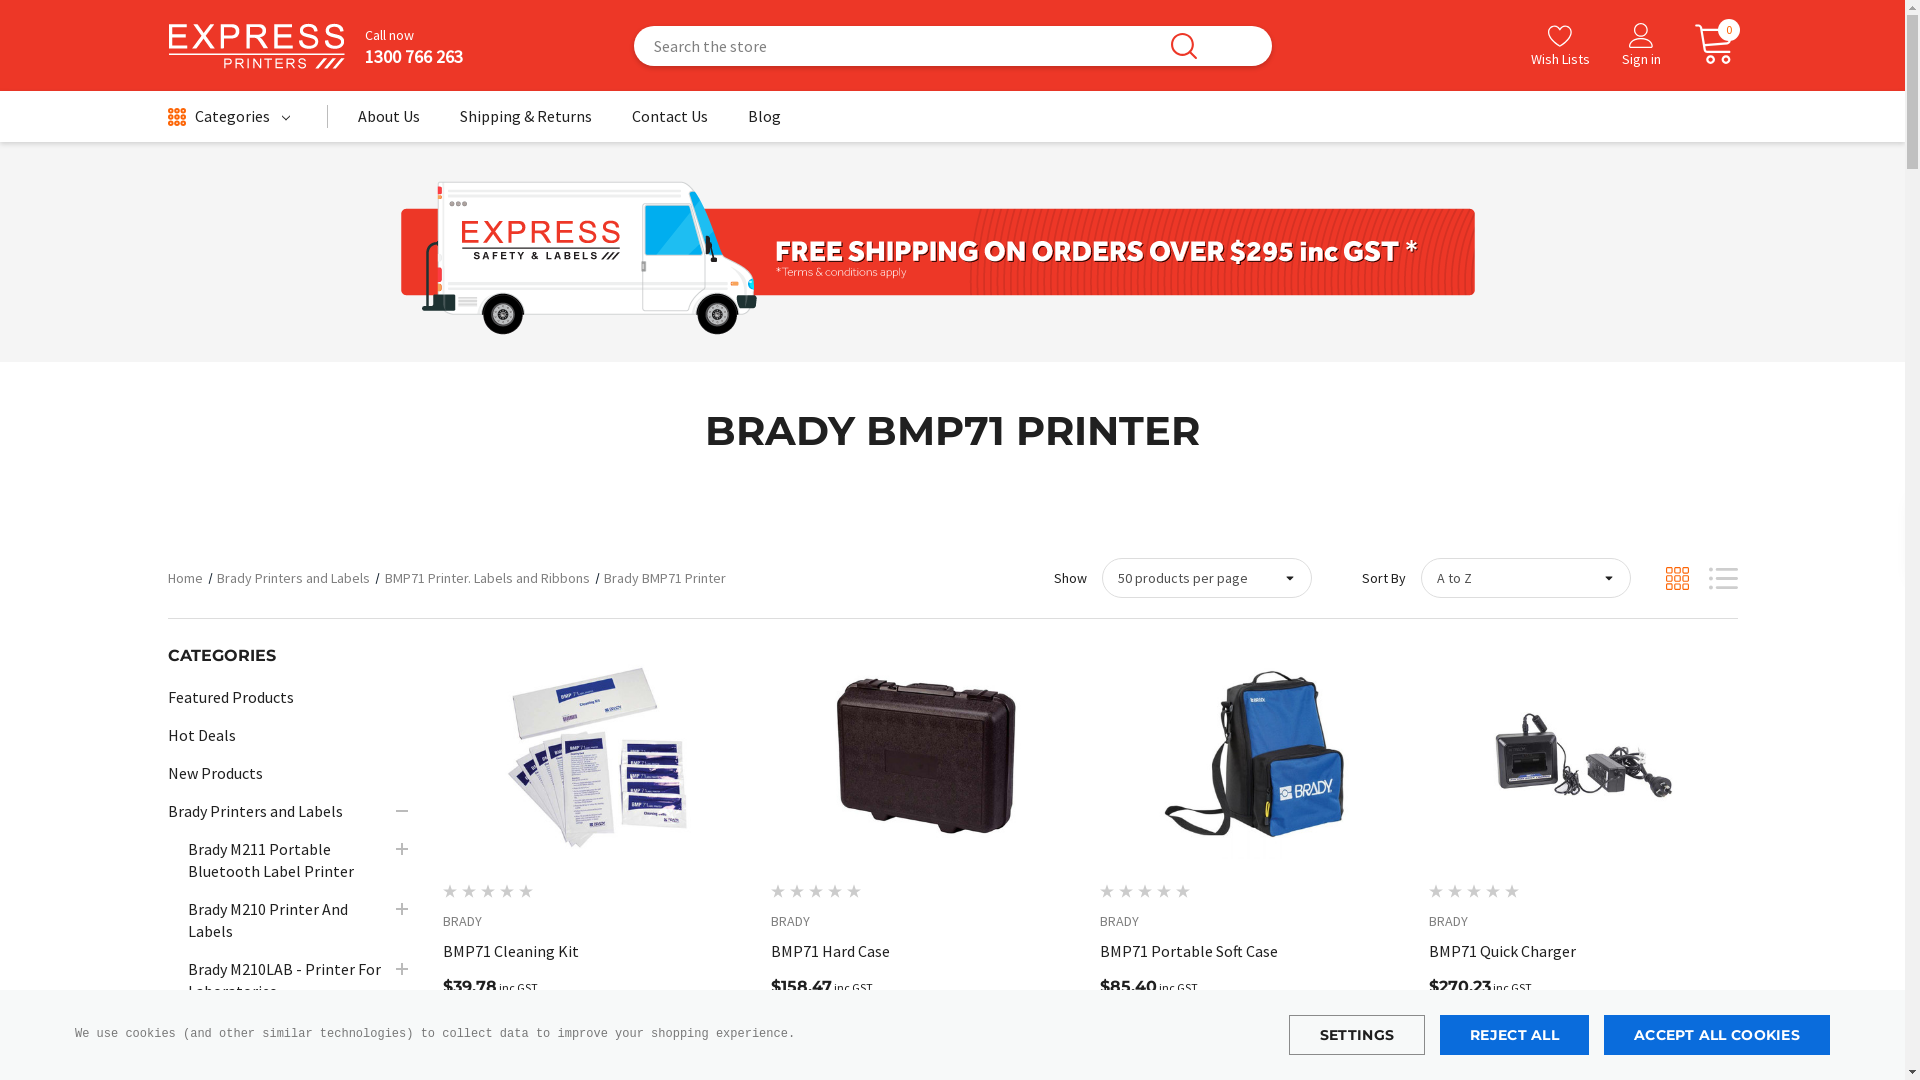 The image size is (1920, 1080). What do you see at coordinates (402, 45) in the screenshot?
I see `'Call now` at bounding box center [402, 45].